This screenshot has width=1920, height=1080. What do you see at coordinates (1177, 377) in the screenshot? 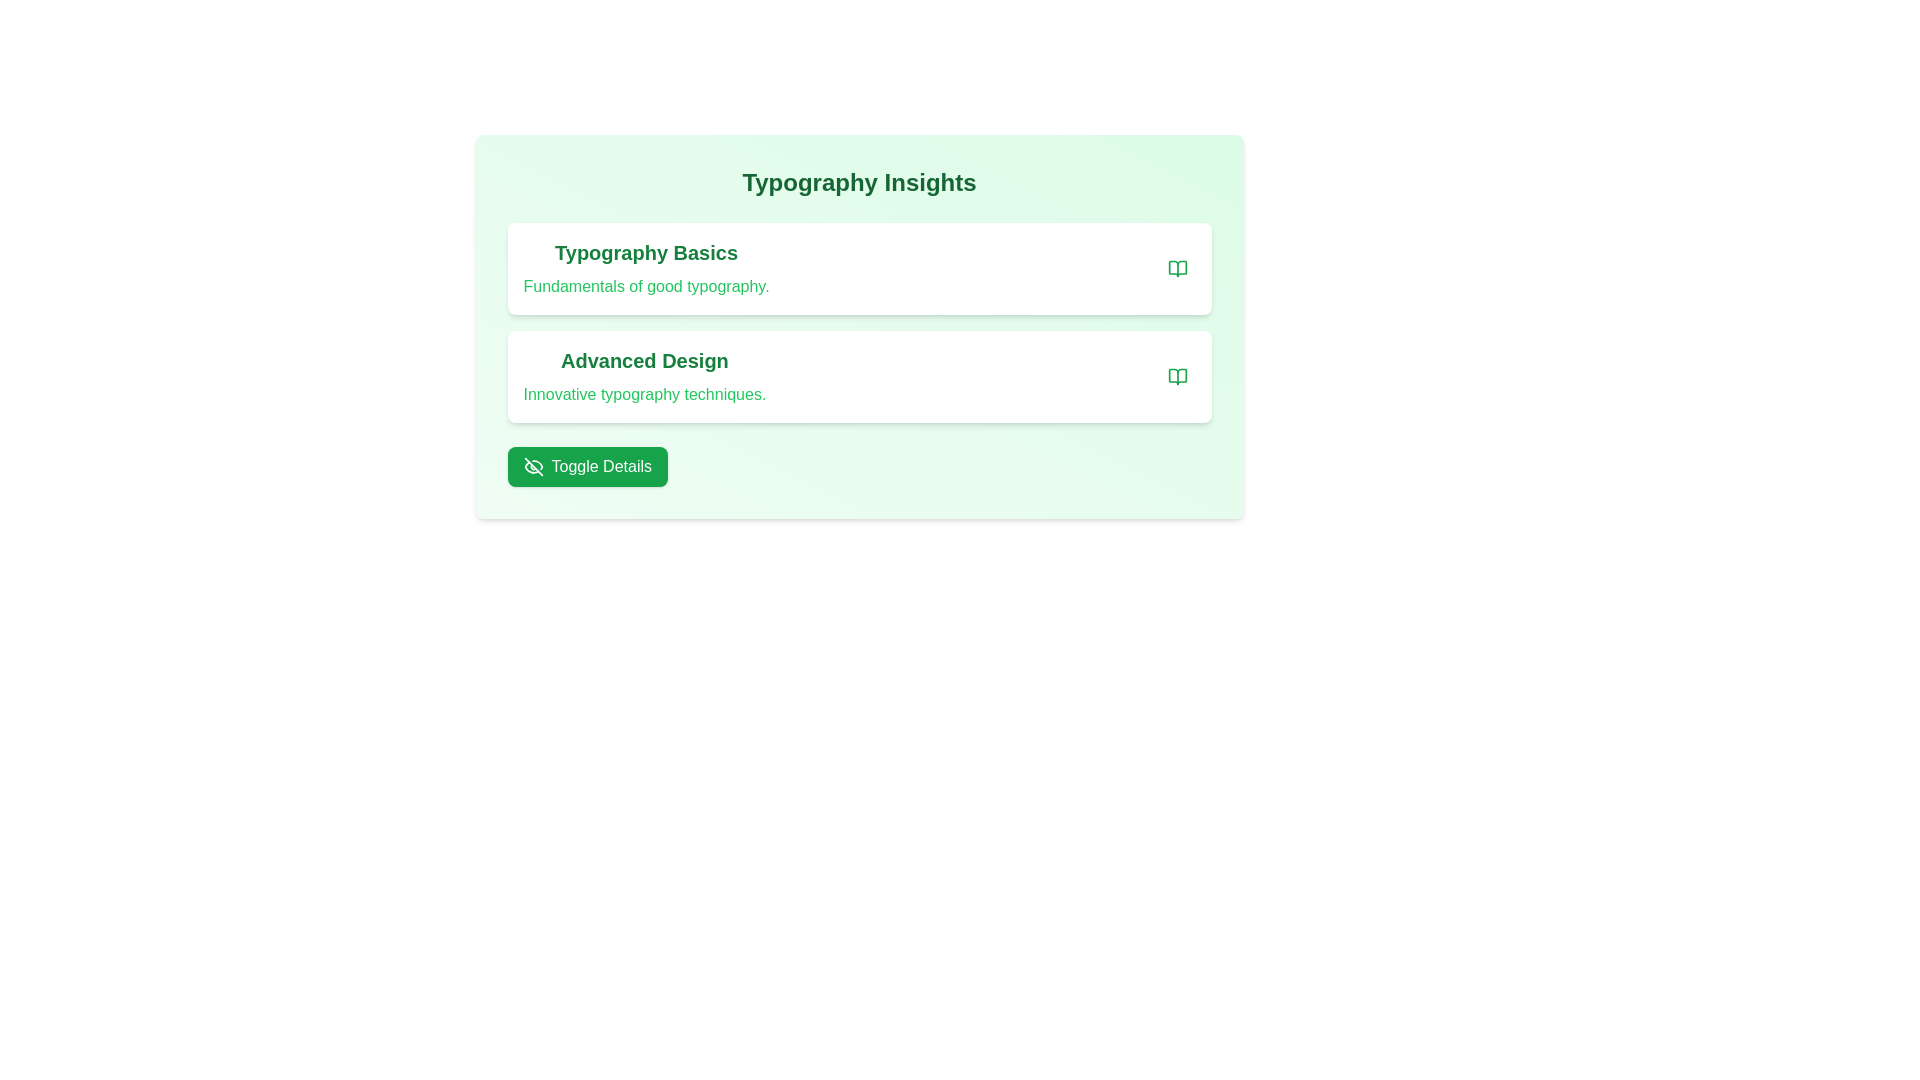
I see `the circular green button containing the open book icon located to the right of the 'Typography Basics' title under 'Typography Insights' for a visual effect` at bounding box center [1177, 377].